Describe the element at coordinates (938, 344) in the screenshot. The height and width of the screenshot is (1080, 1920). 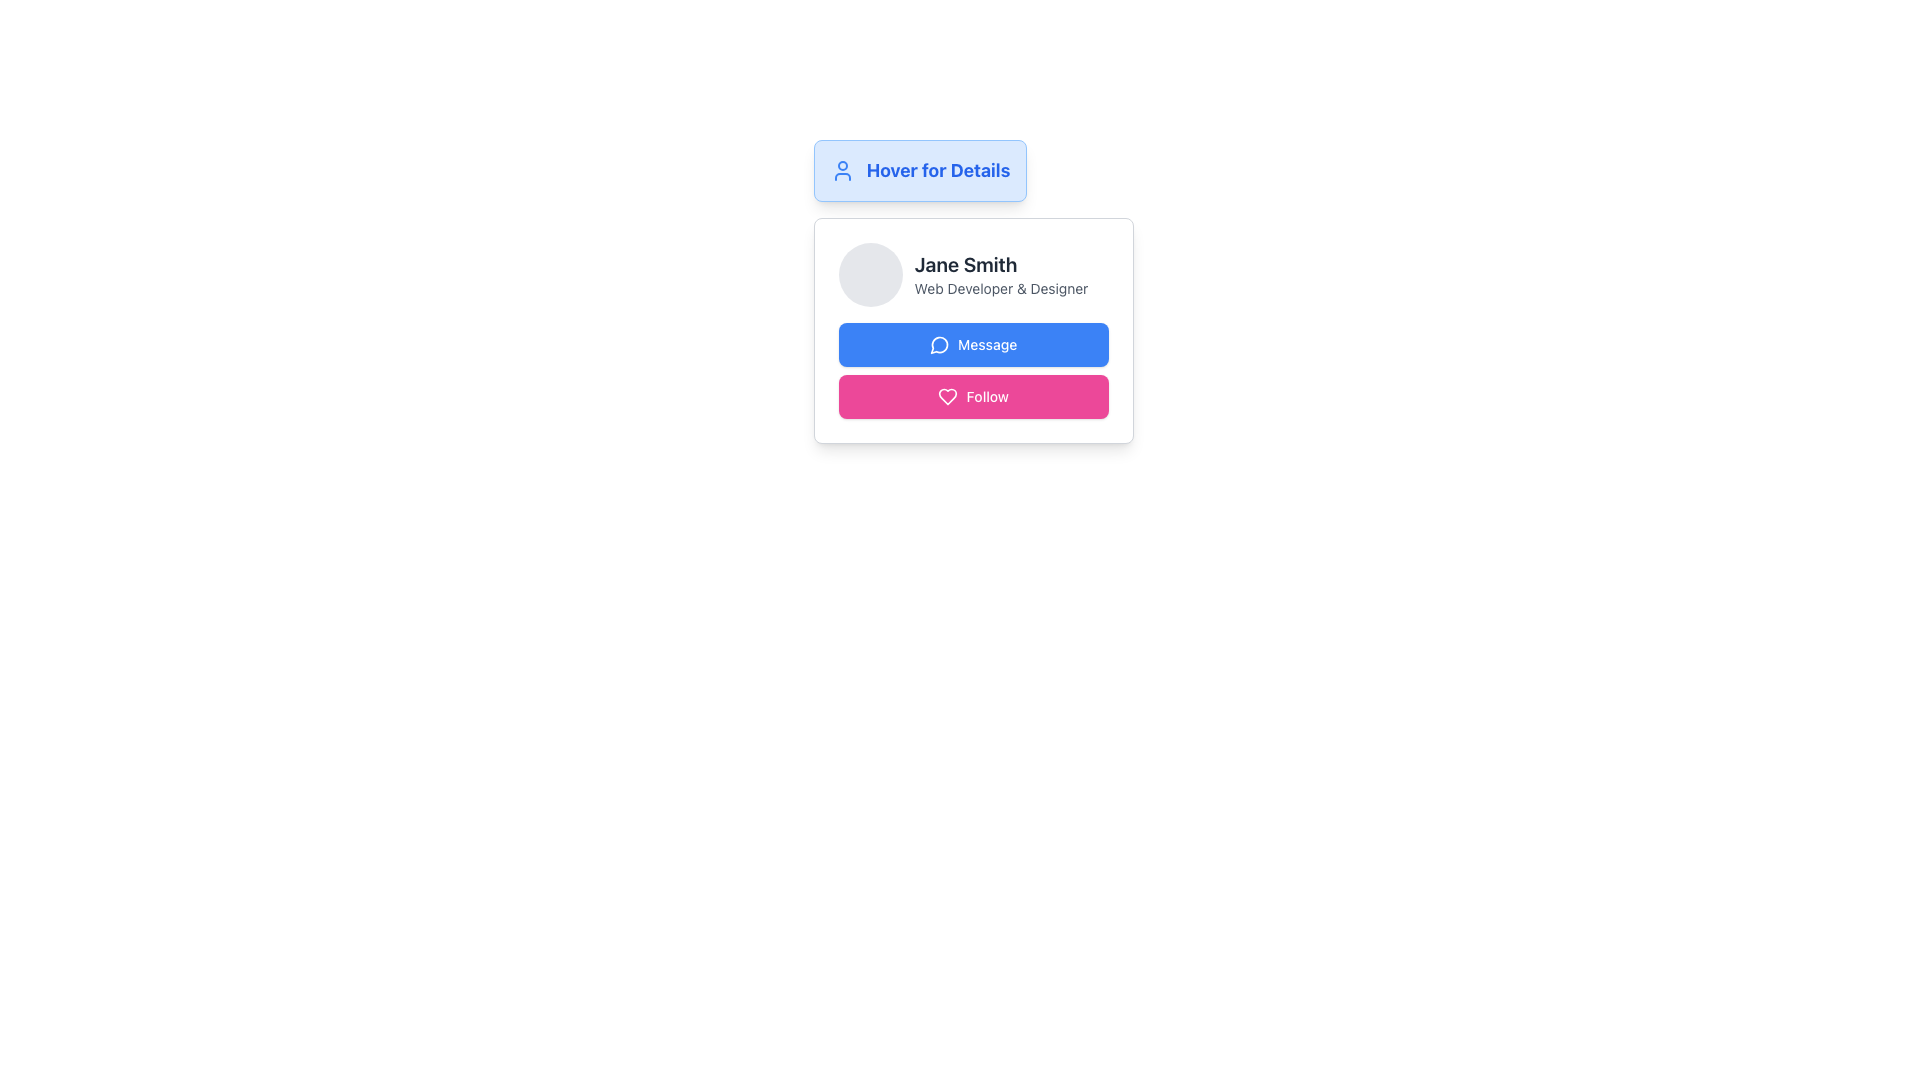
I see `the comment or speech bubble icon located within the blue 'Message' button in the user profile card interface` at that location.